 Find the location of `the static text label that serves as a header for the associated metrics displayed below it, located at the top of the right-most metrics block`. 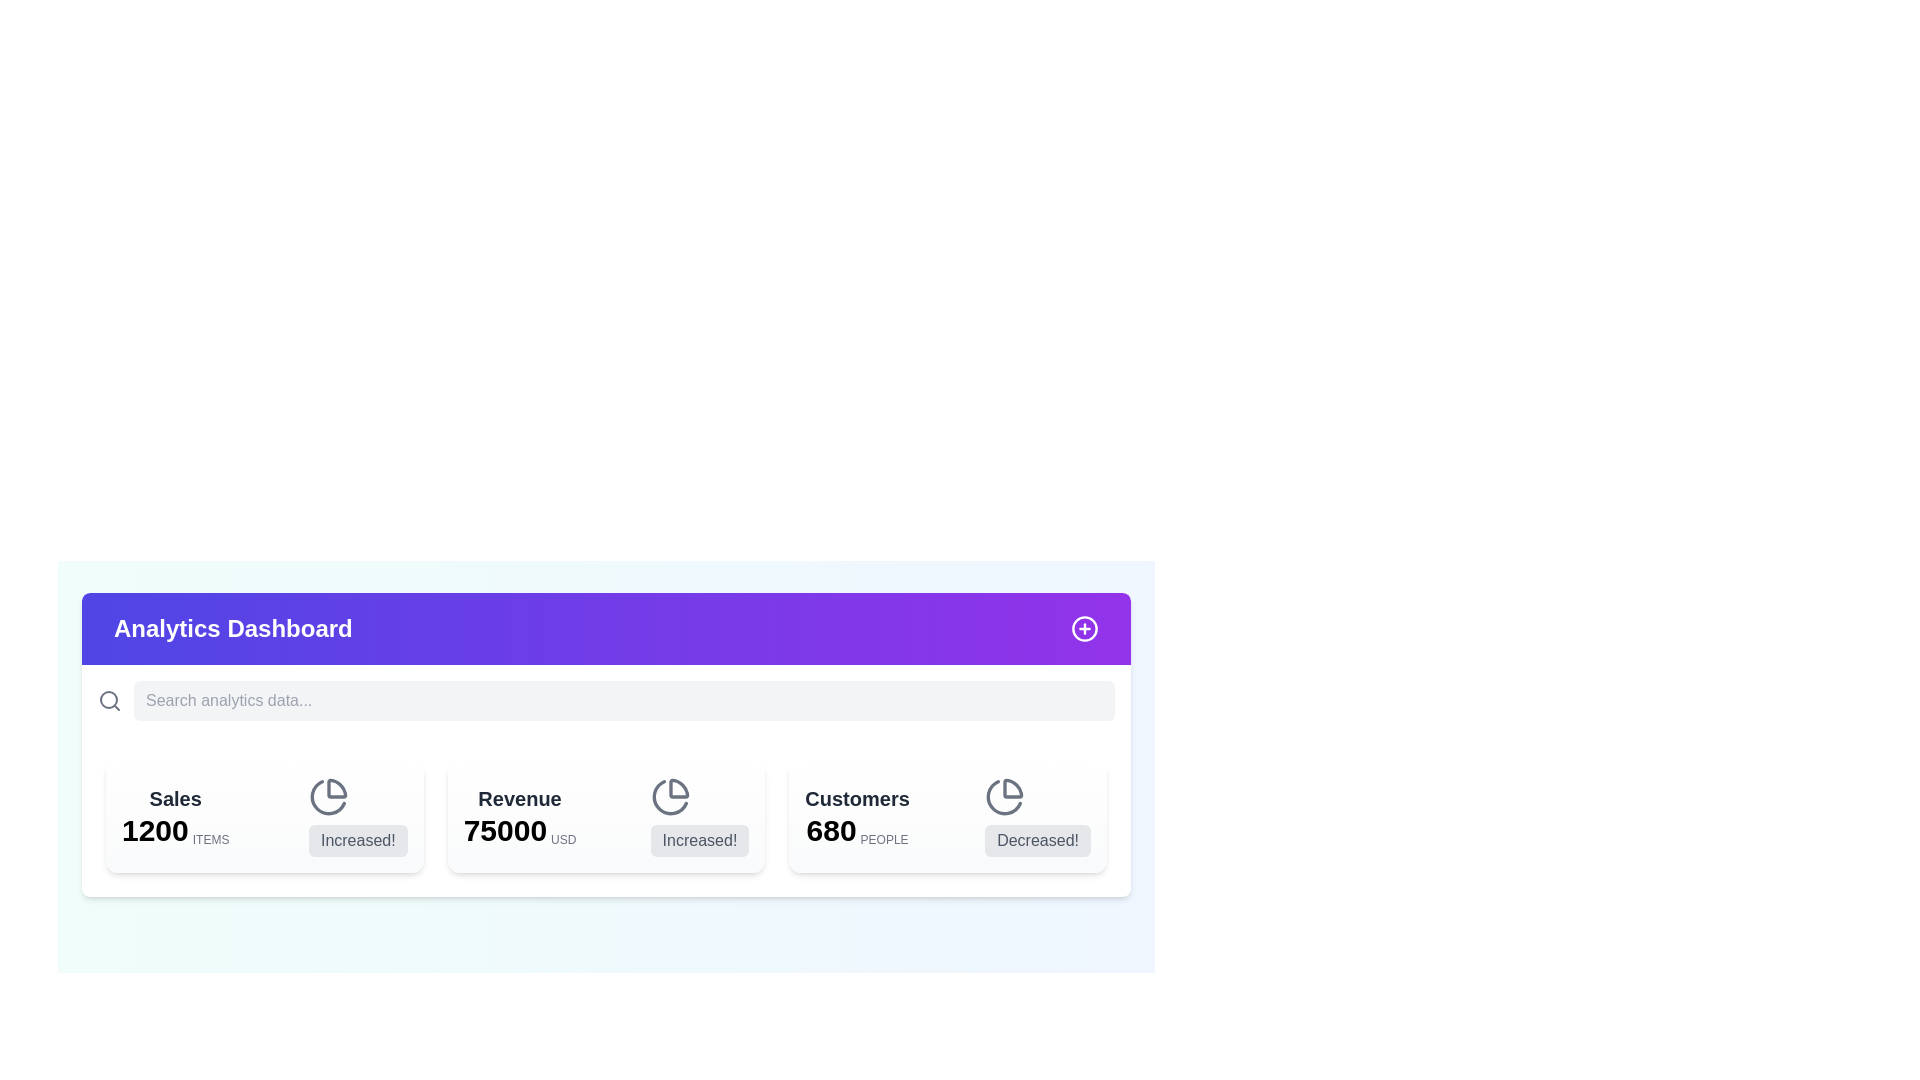

the static text label that serves as a header for the associated metrics displayed below it, located at the top of the right-most metrics block is located at coordinates (857, 797).